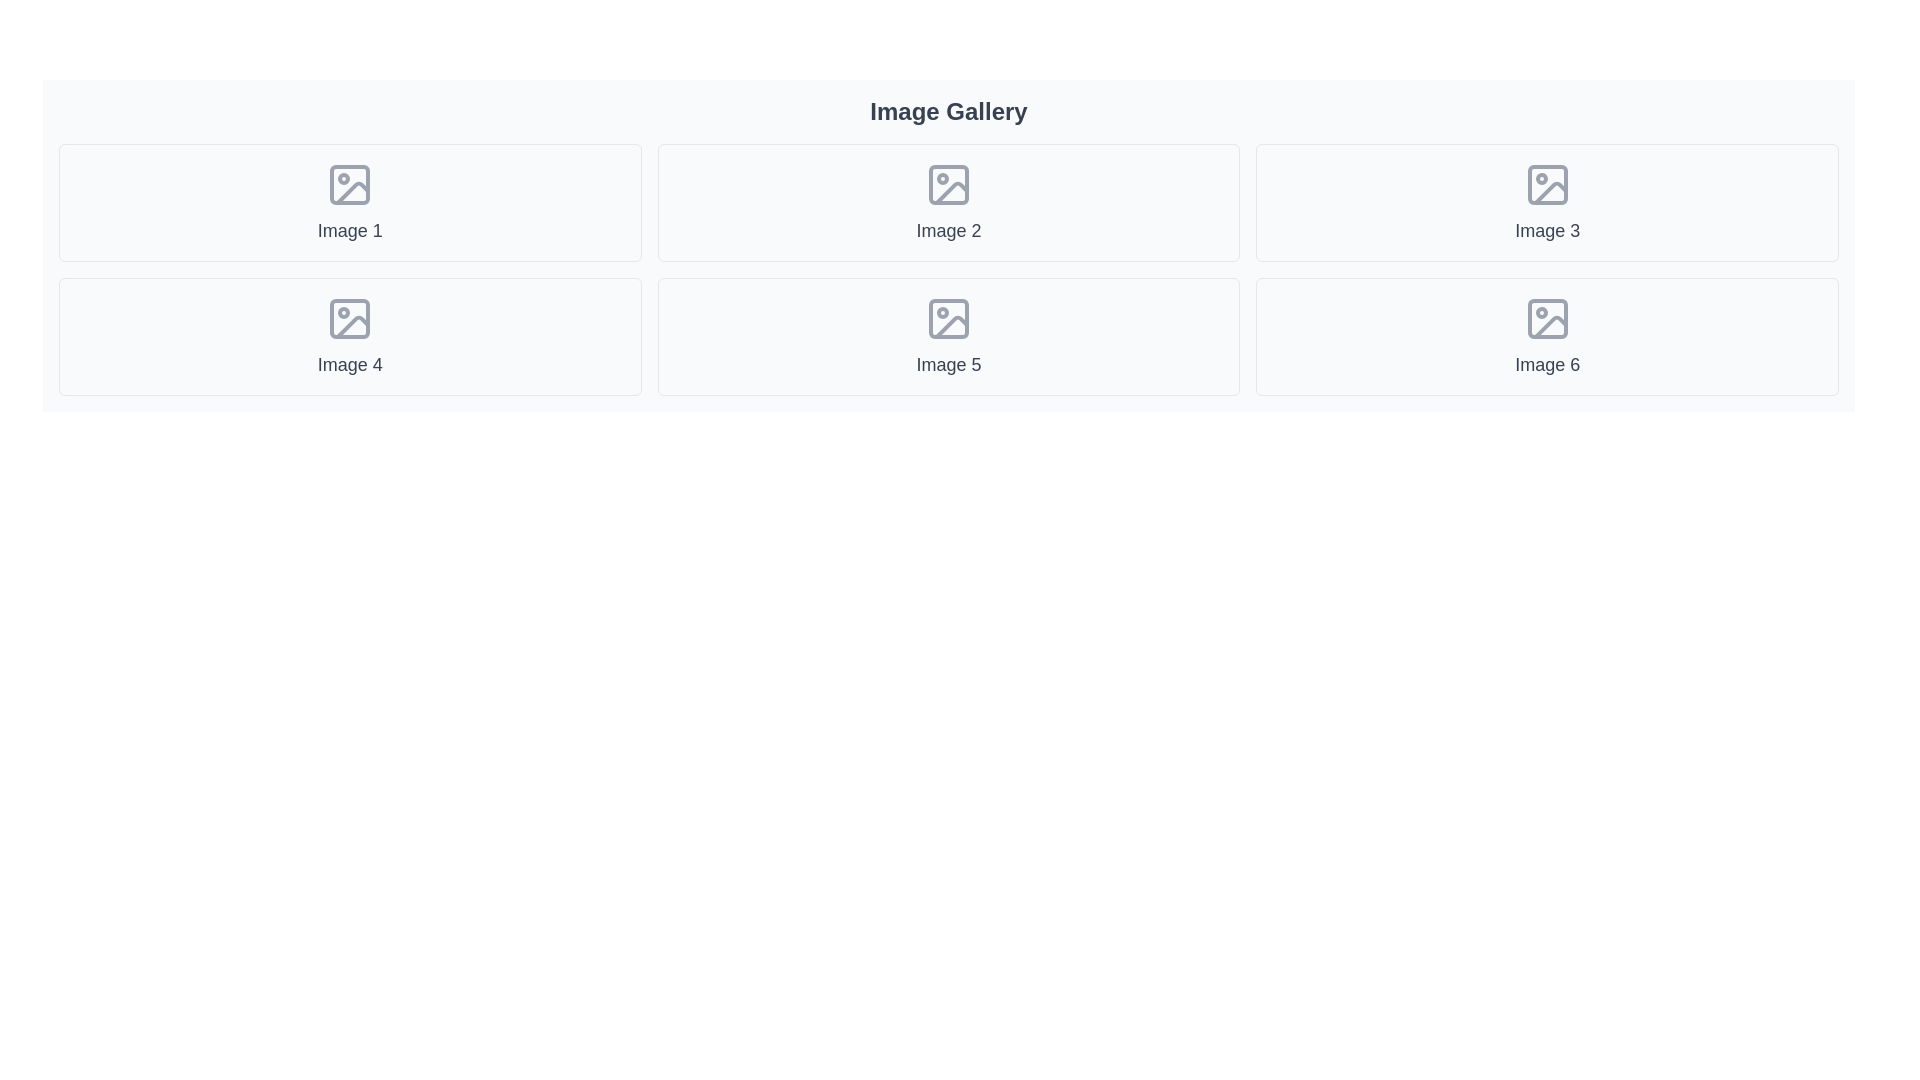 The image size is (1920, 1080). I want to click on the Text Label element displaying 'Image 4', which is styled in large gray font and positioned below an icon placeholder in the second row, first column of a card layout, so click(350, 365).